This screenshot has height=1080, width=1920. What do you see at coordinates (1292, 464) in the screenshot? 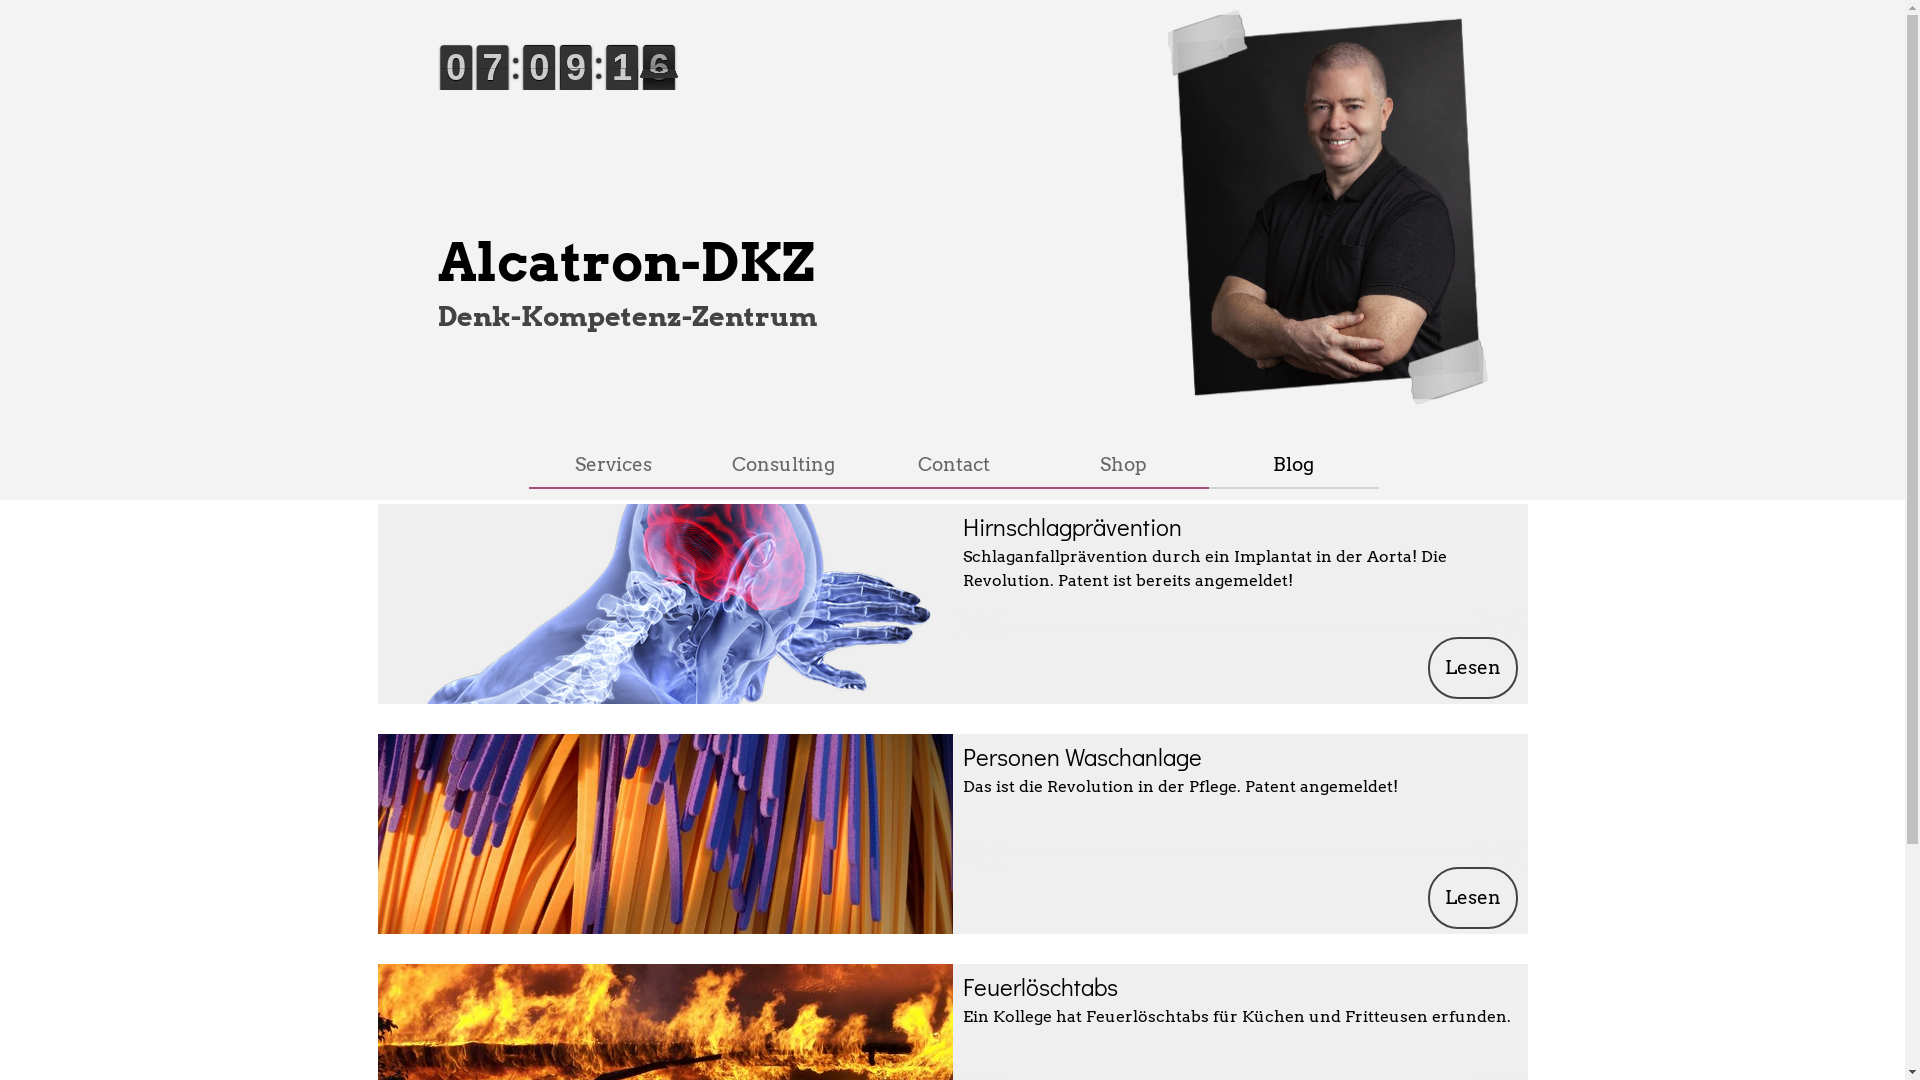
I see `'Blog'` at bounding box center [1292, 464].